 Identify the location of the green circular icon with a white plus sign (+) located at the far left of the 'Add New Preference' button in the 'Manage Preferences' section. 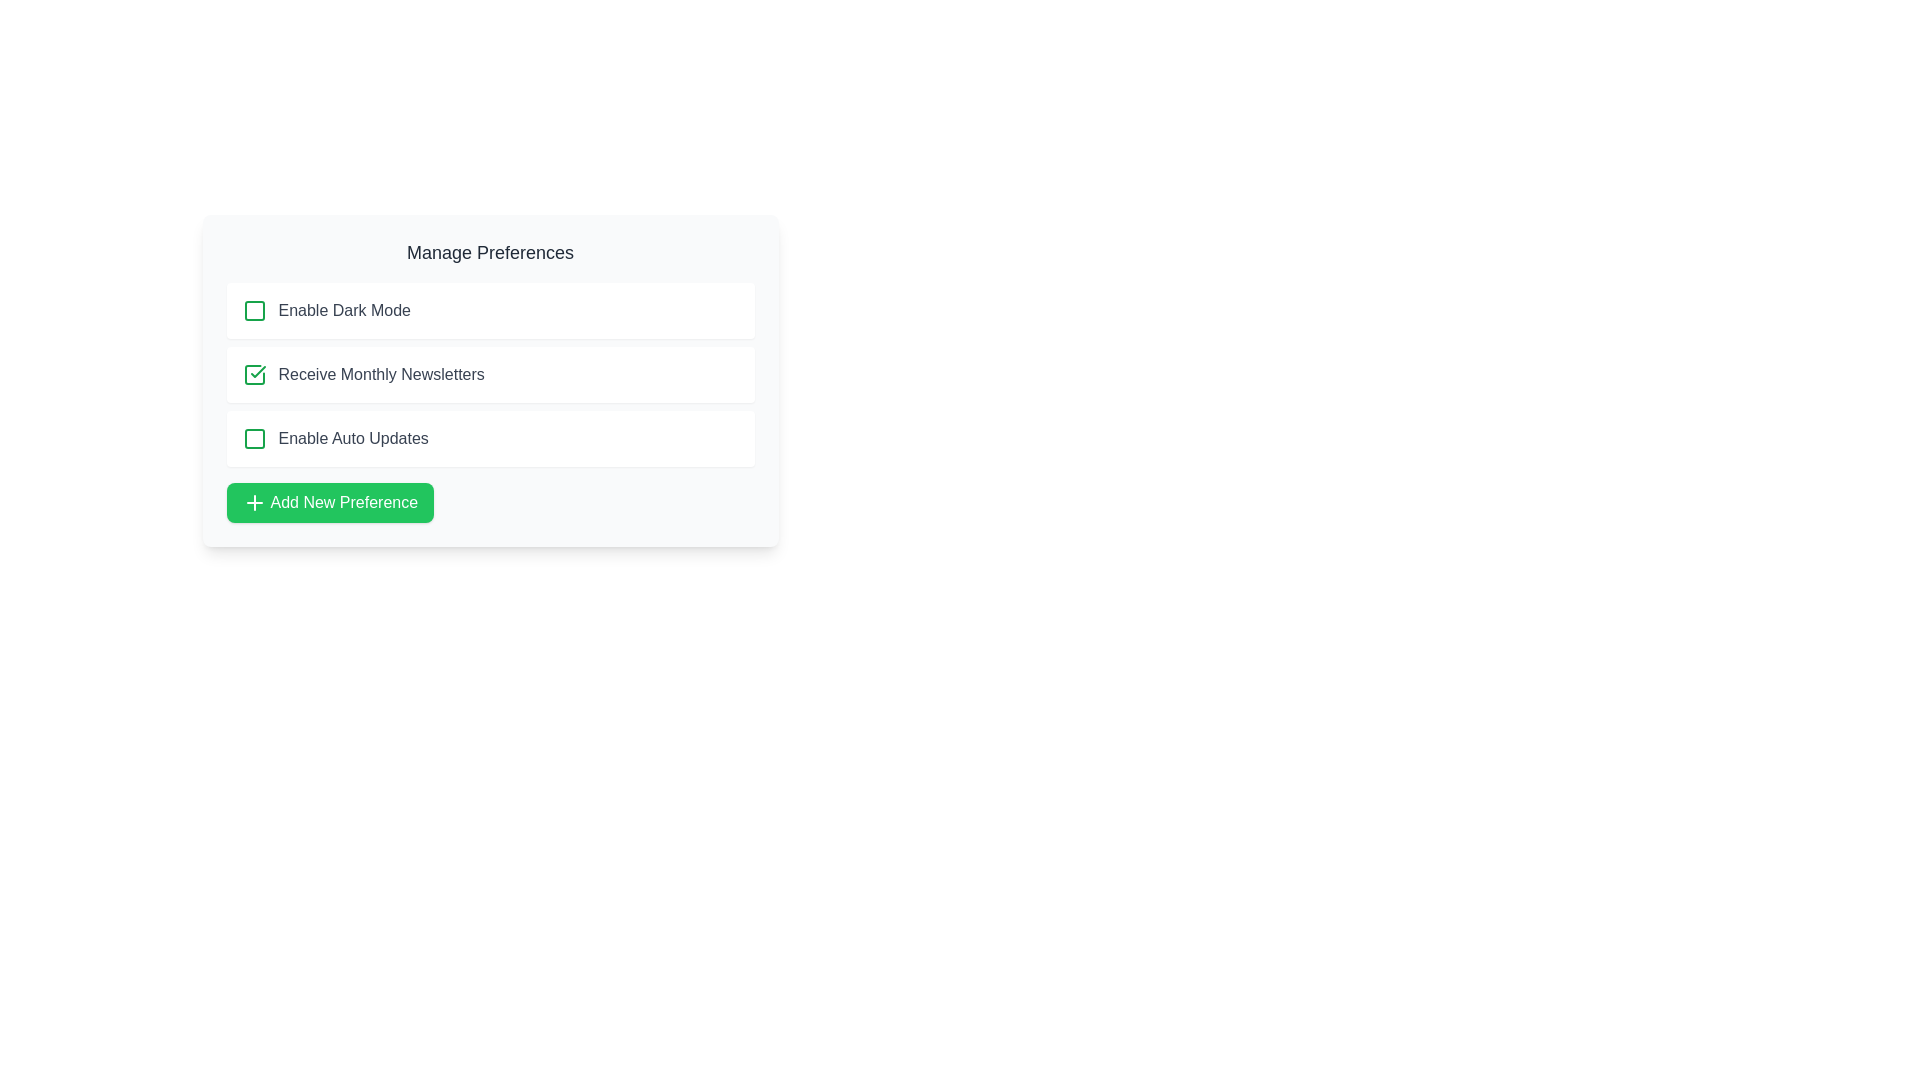
(253, 501).